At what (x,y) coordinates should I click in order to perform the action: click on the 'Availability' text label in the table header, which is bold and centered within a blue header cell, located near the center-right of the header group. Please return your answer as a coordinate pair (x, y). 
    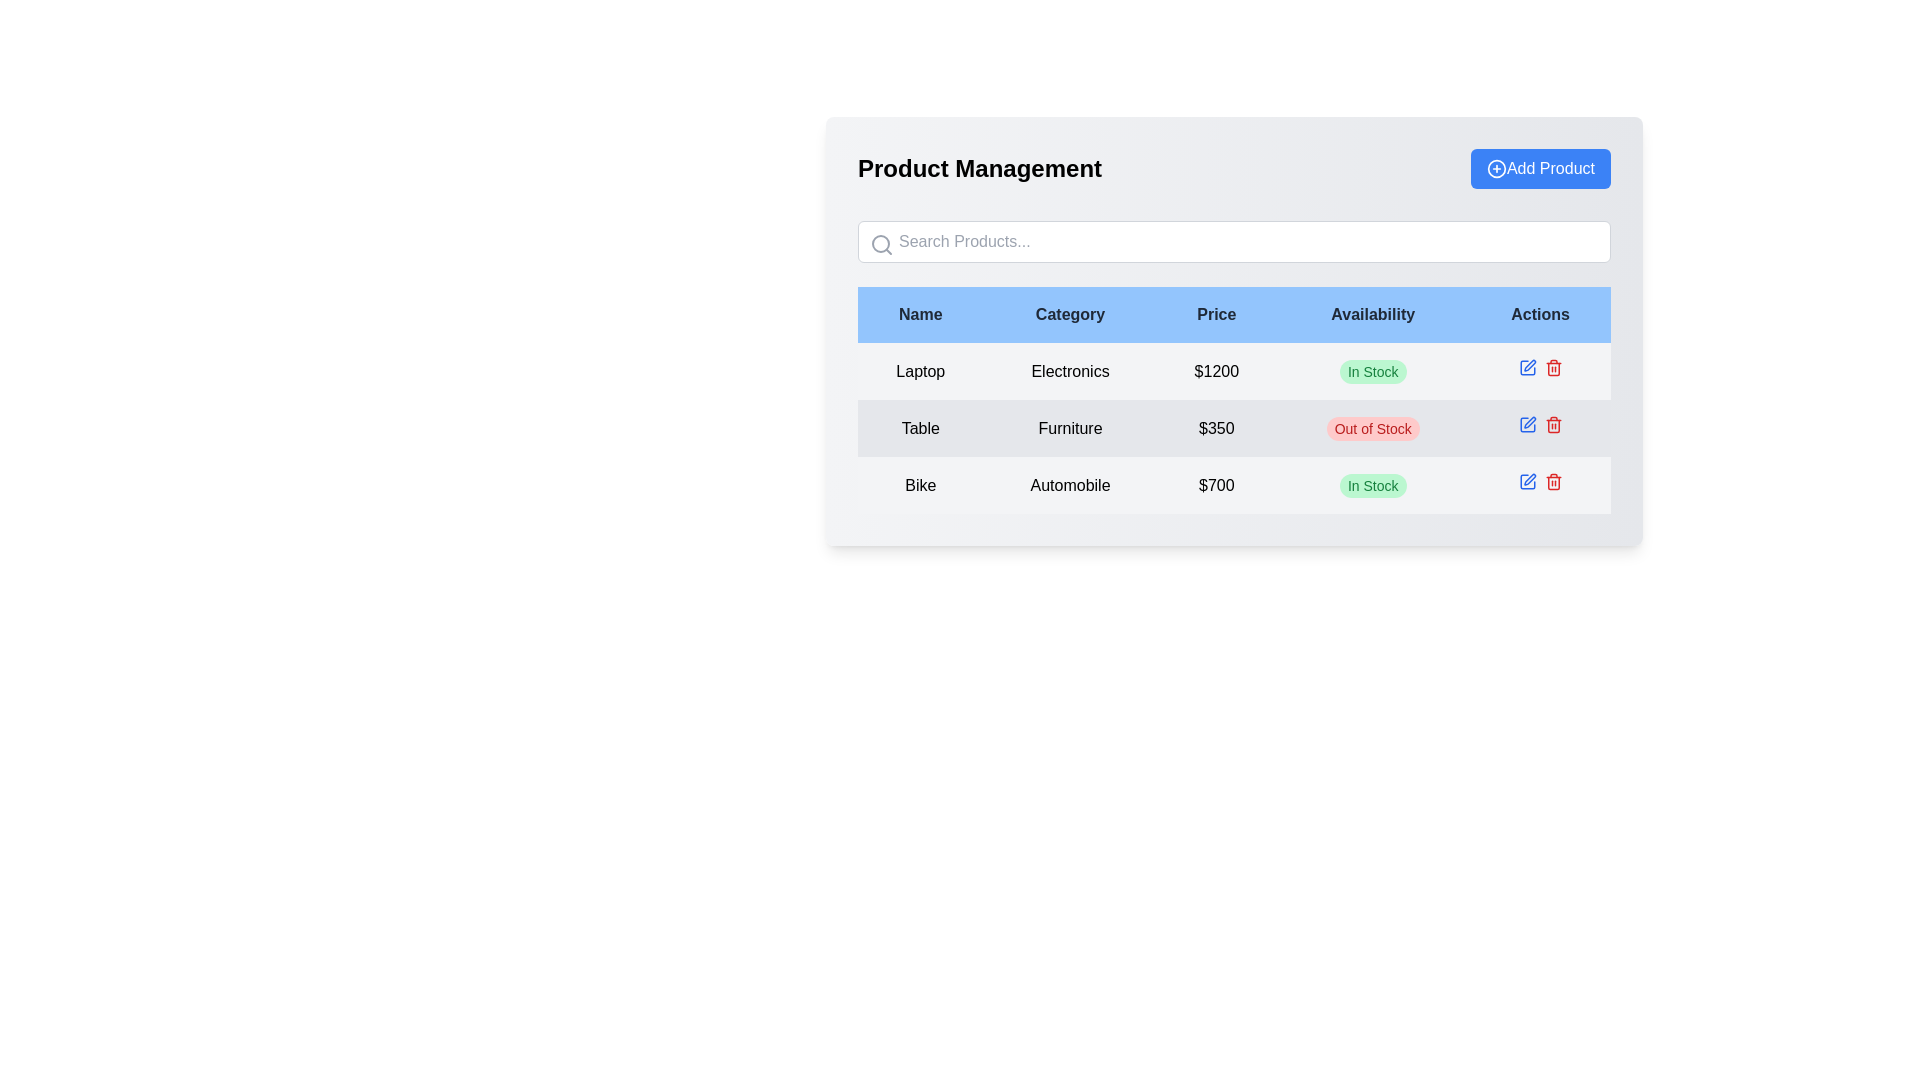
    Looking at the image, I should click on (1372, 315).